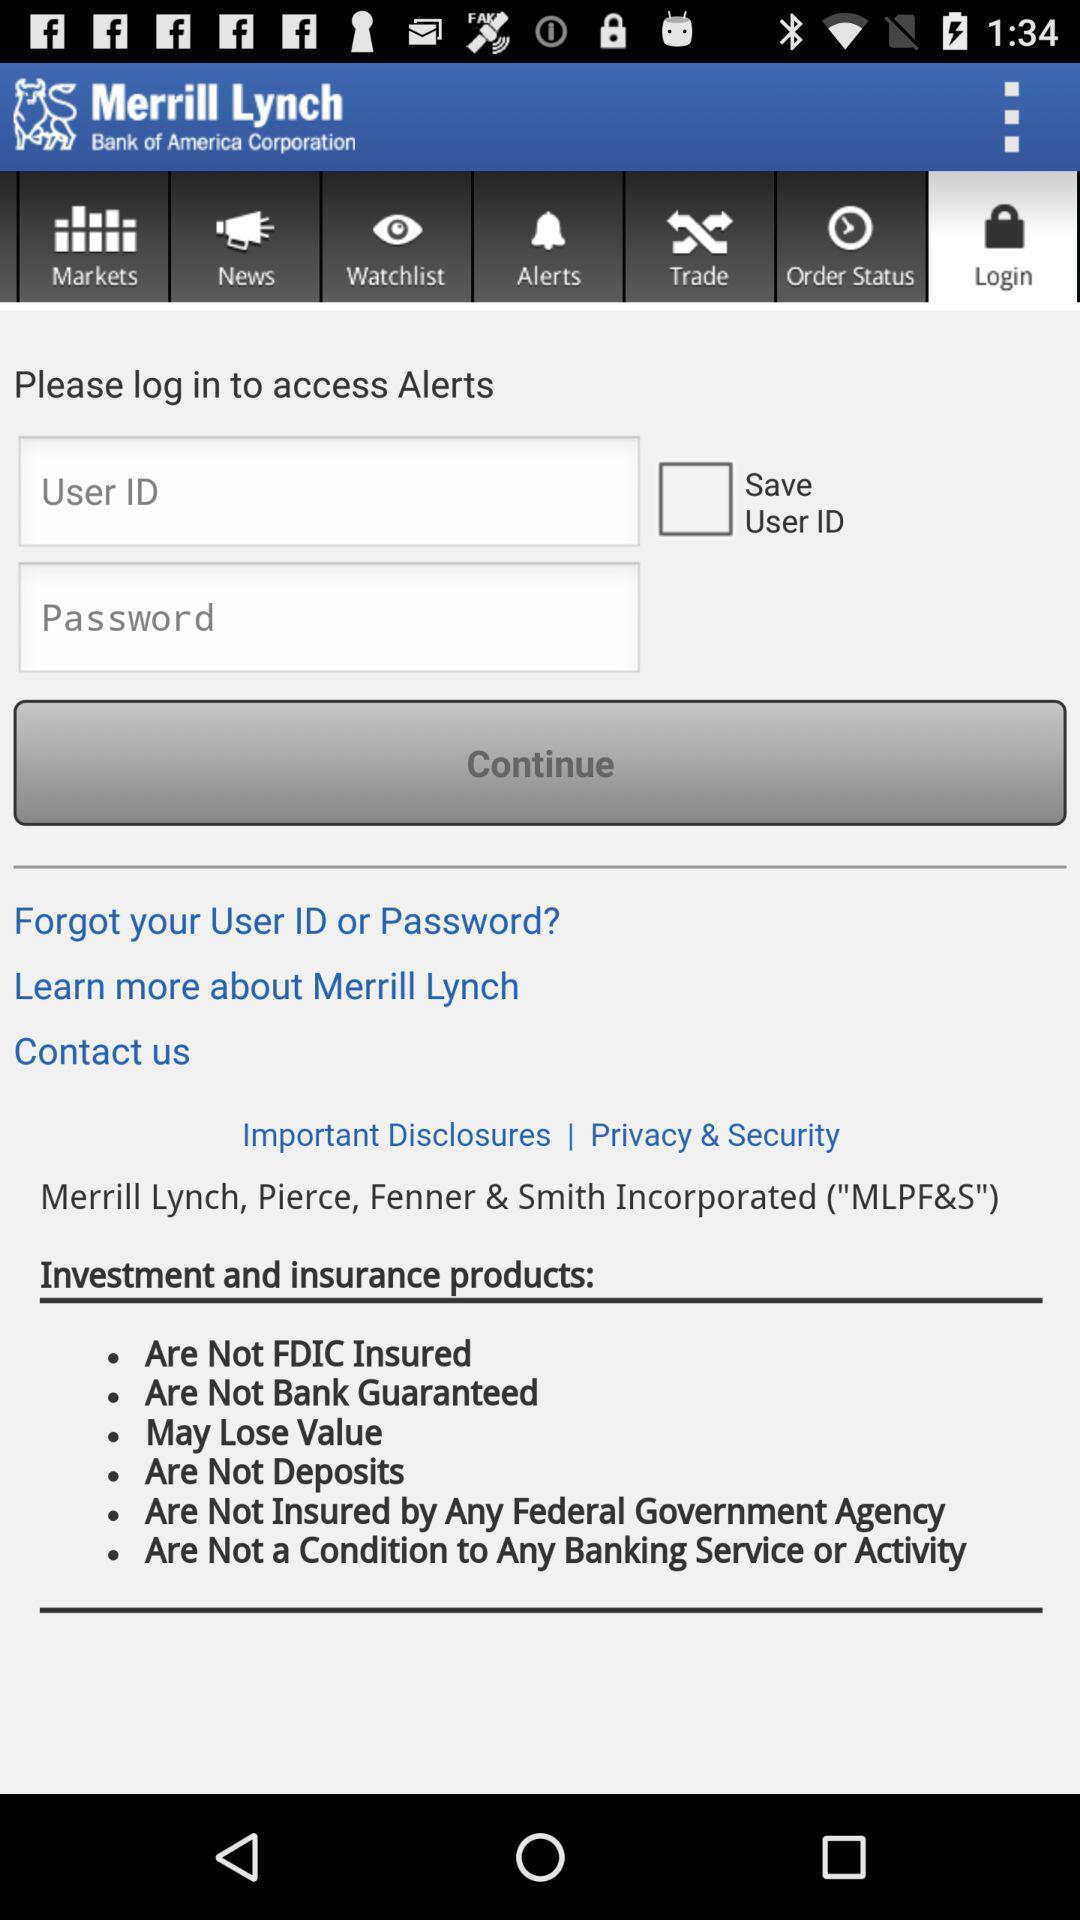 Image resolution: width=1080 pixels, height=1920 pixels. What do you see at coordinates (244, 236) in the screenshot?
I see `news button` at bounding box center [244, 236].